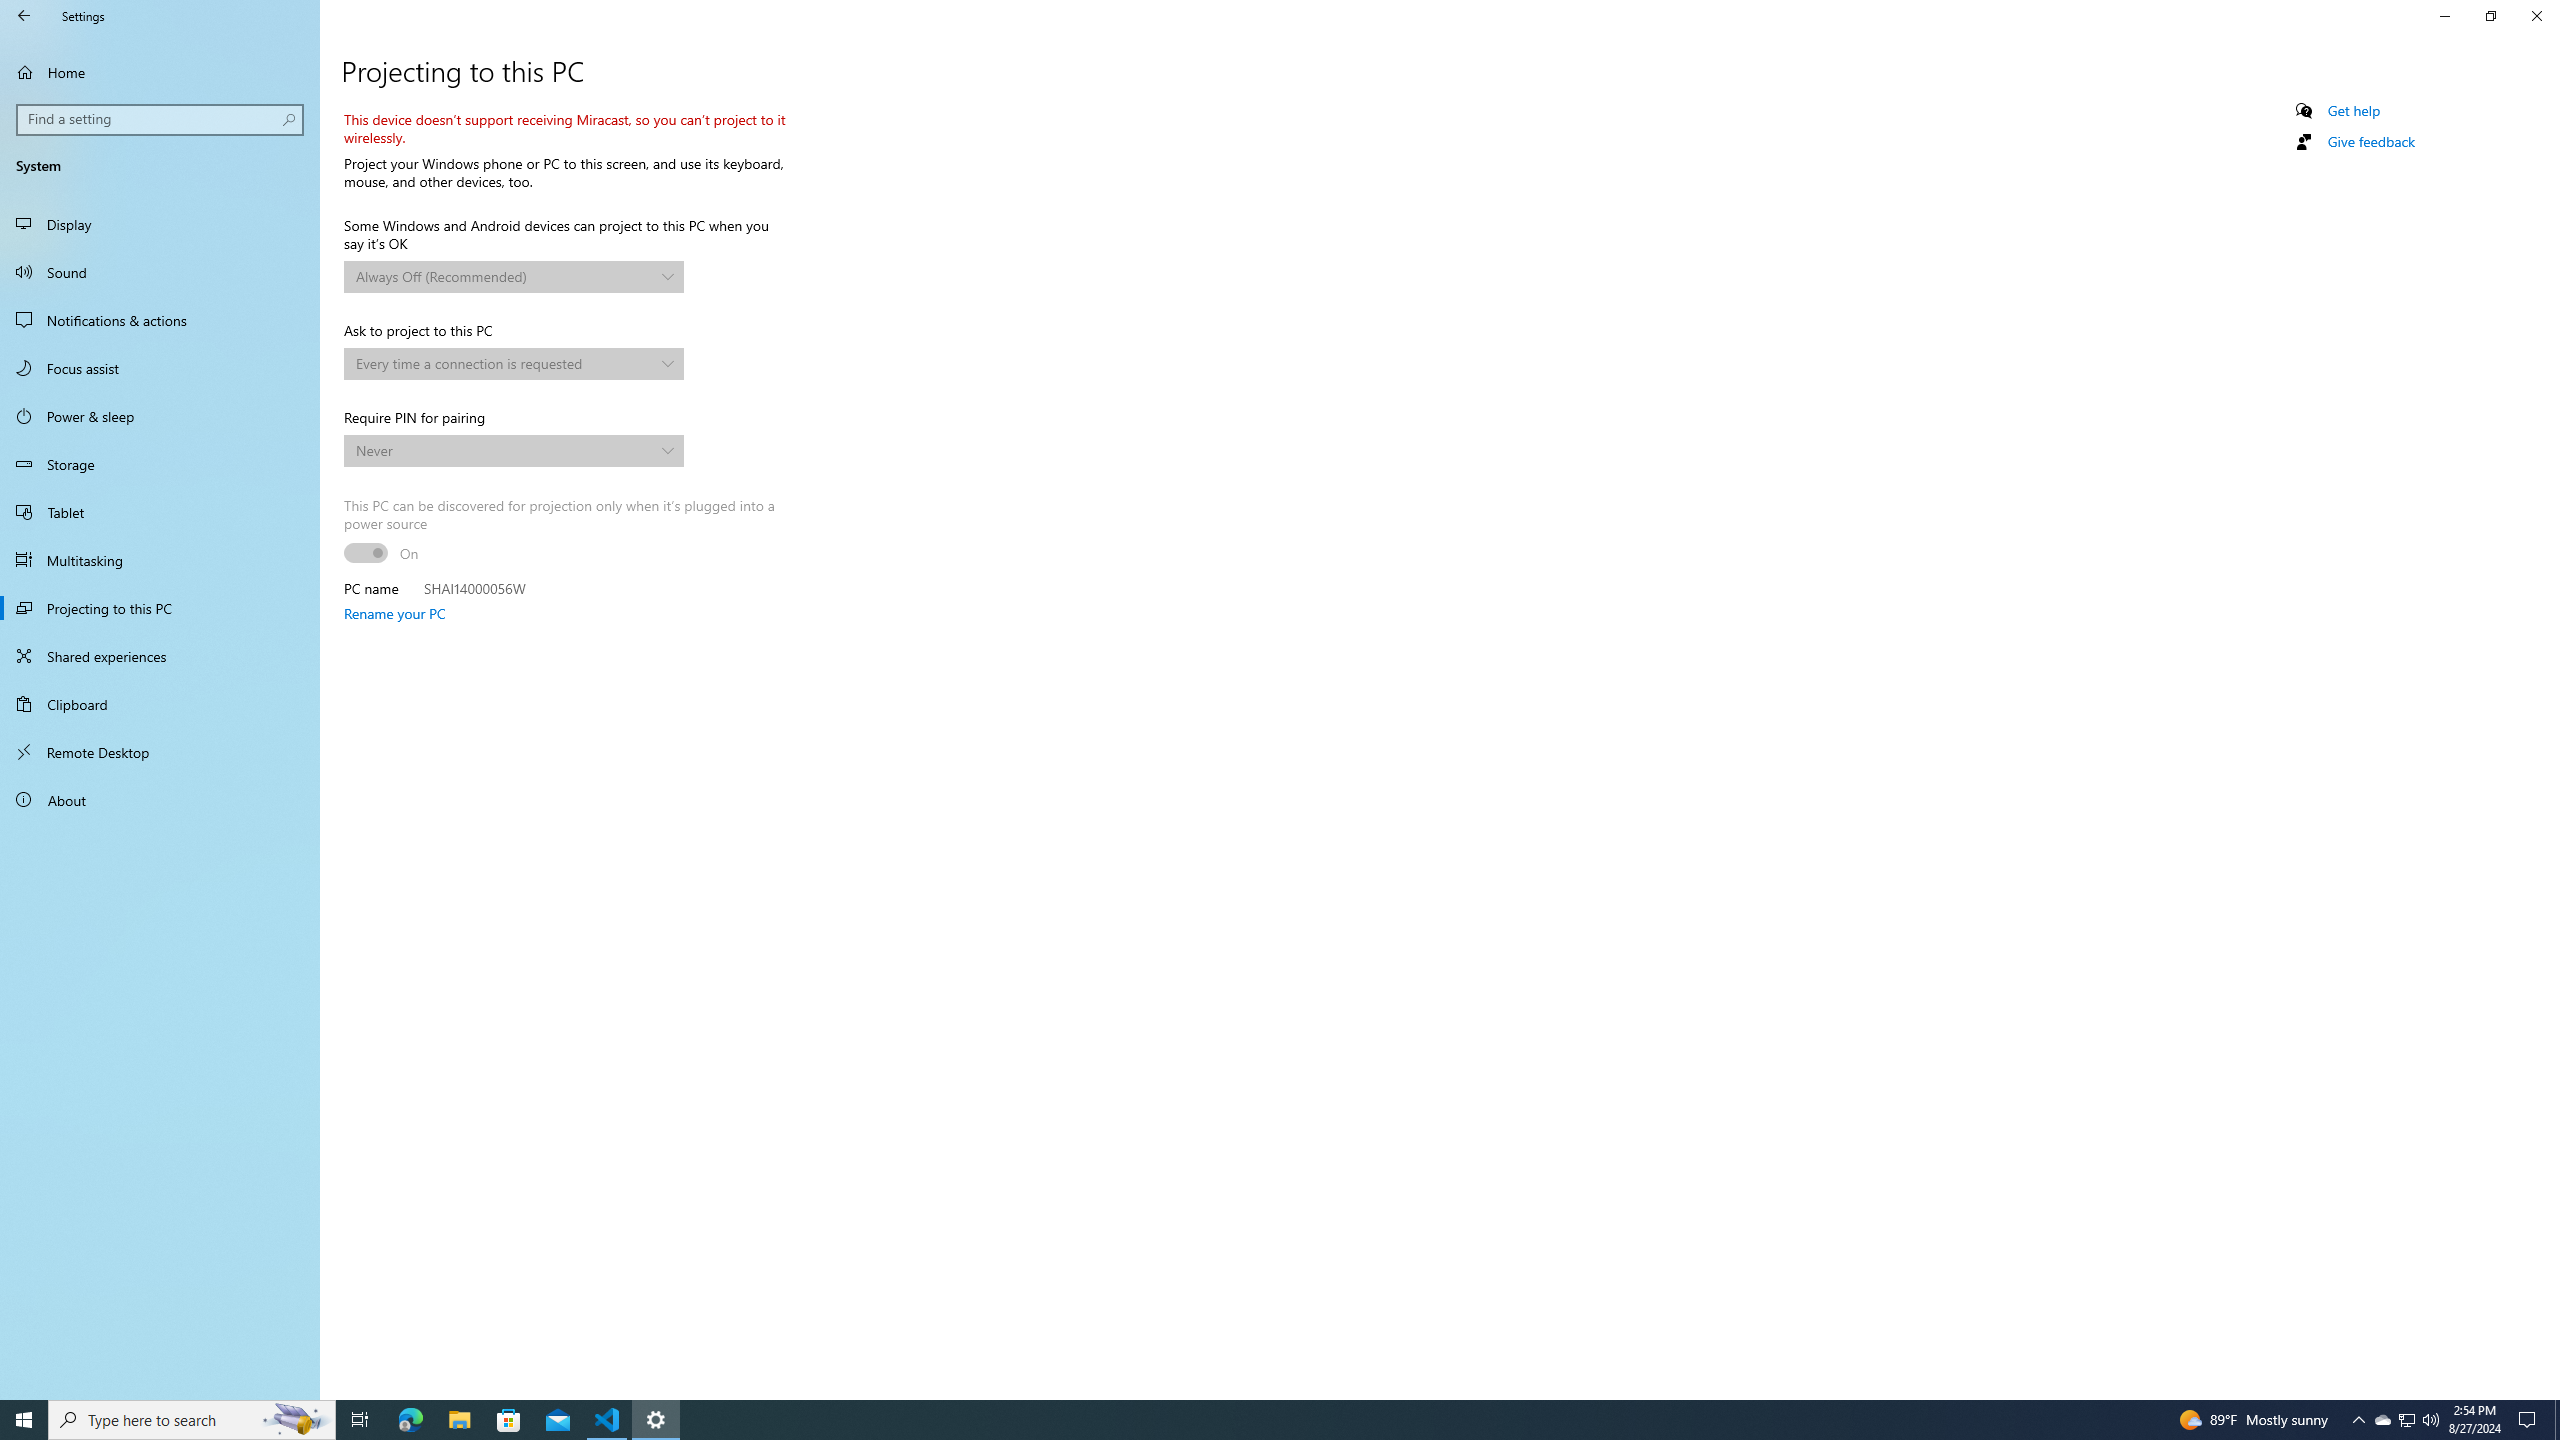 This screenshot has height=1440, width=2560. Describe the element at coordinates (513, 363) in the screenshot. I see `'Ask to project to this PC'` at that location.